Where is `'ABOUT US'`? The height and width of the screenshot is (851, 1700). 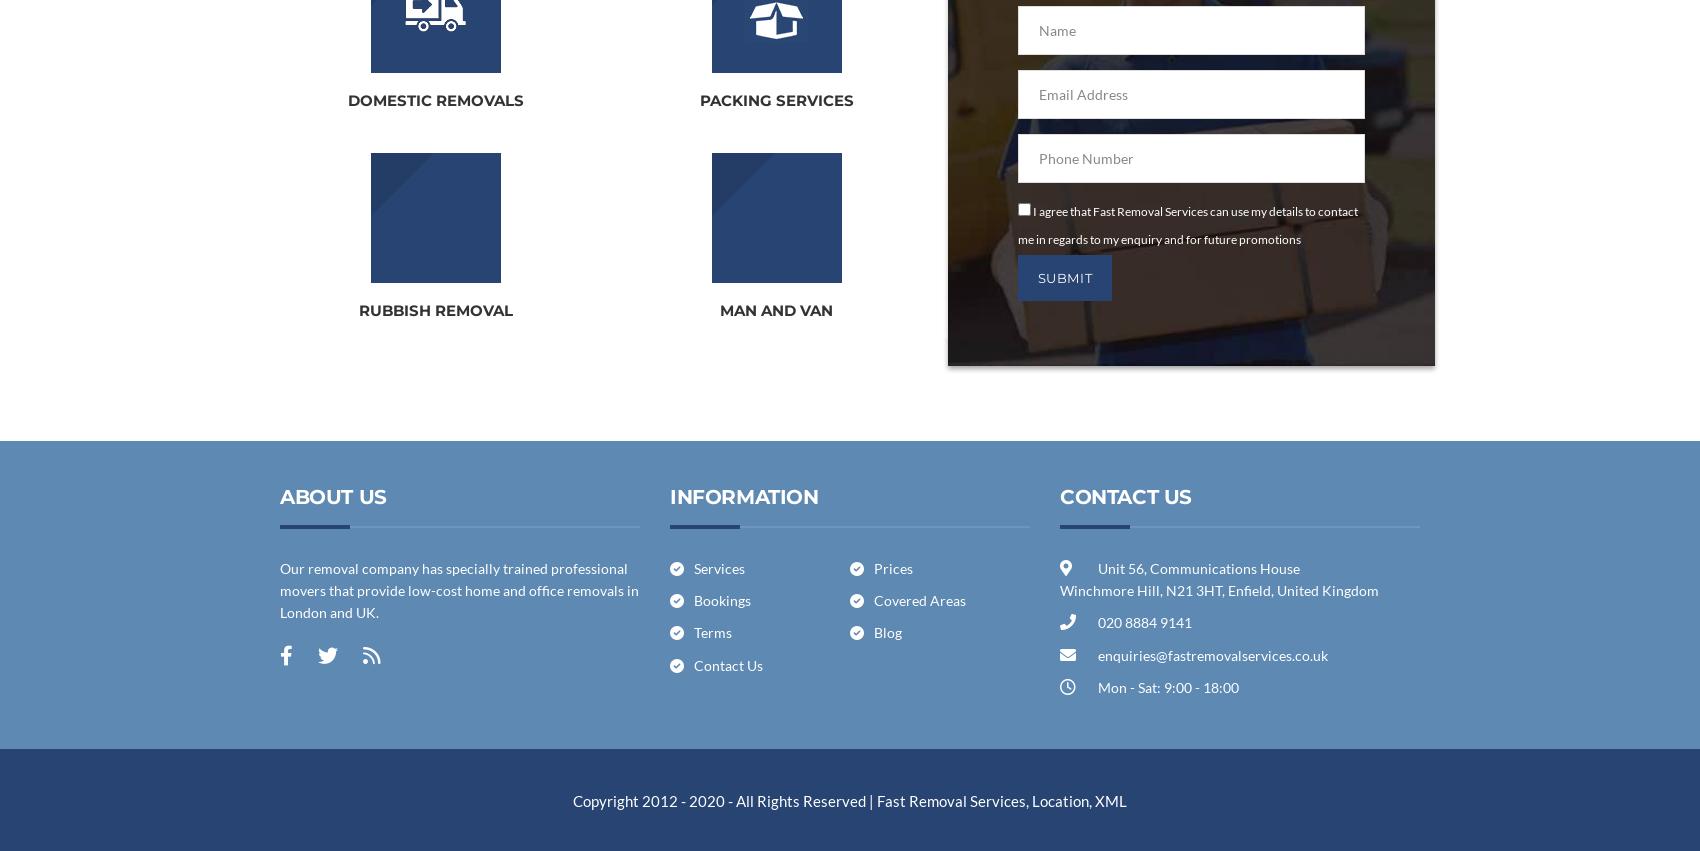 'ABOUT US' is located at coordinates (332, 494).